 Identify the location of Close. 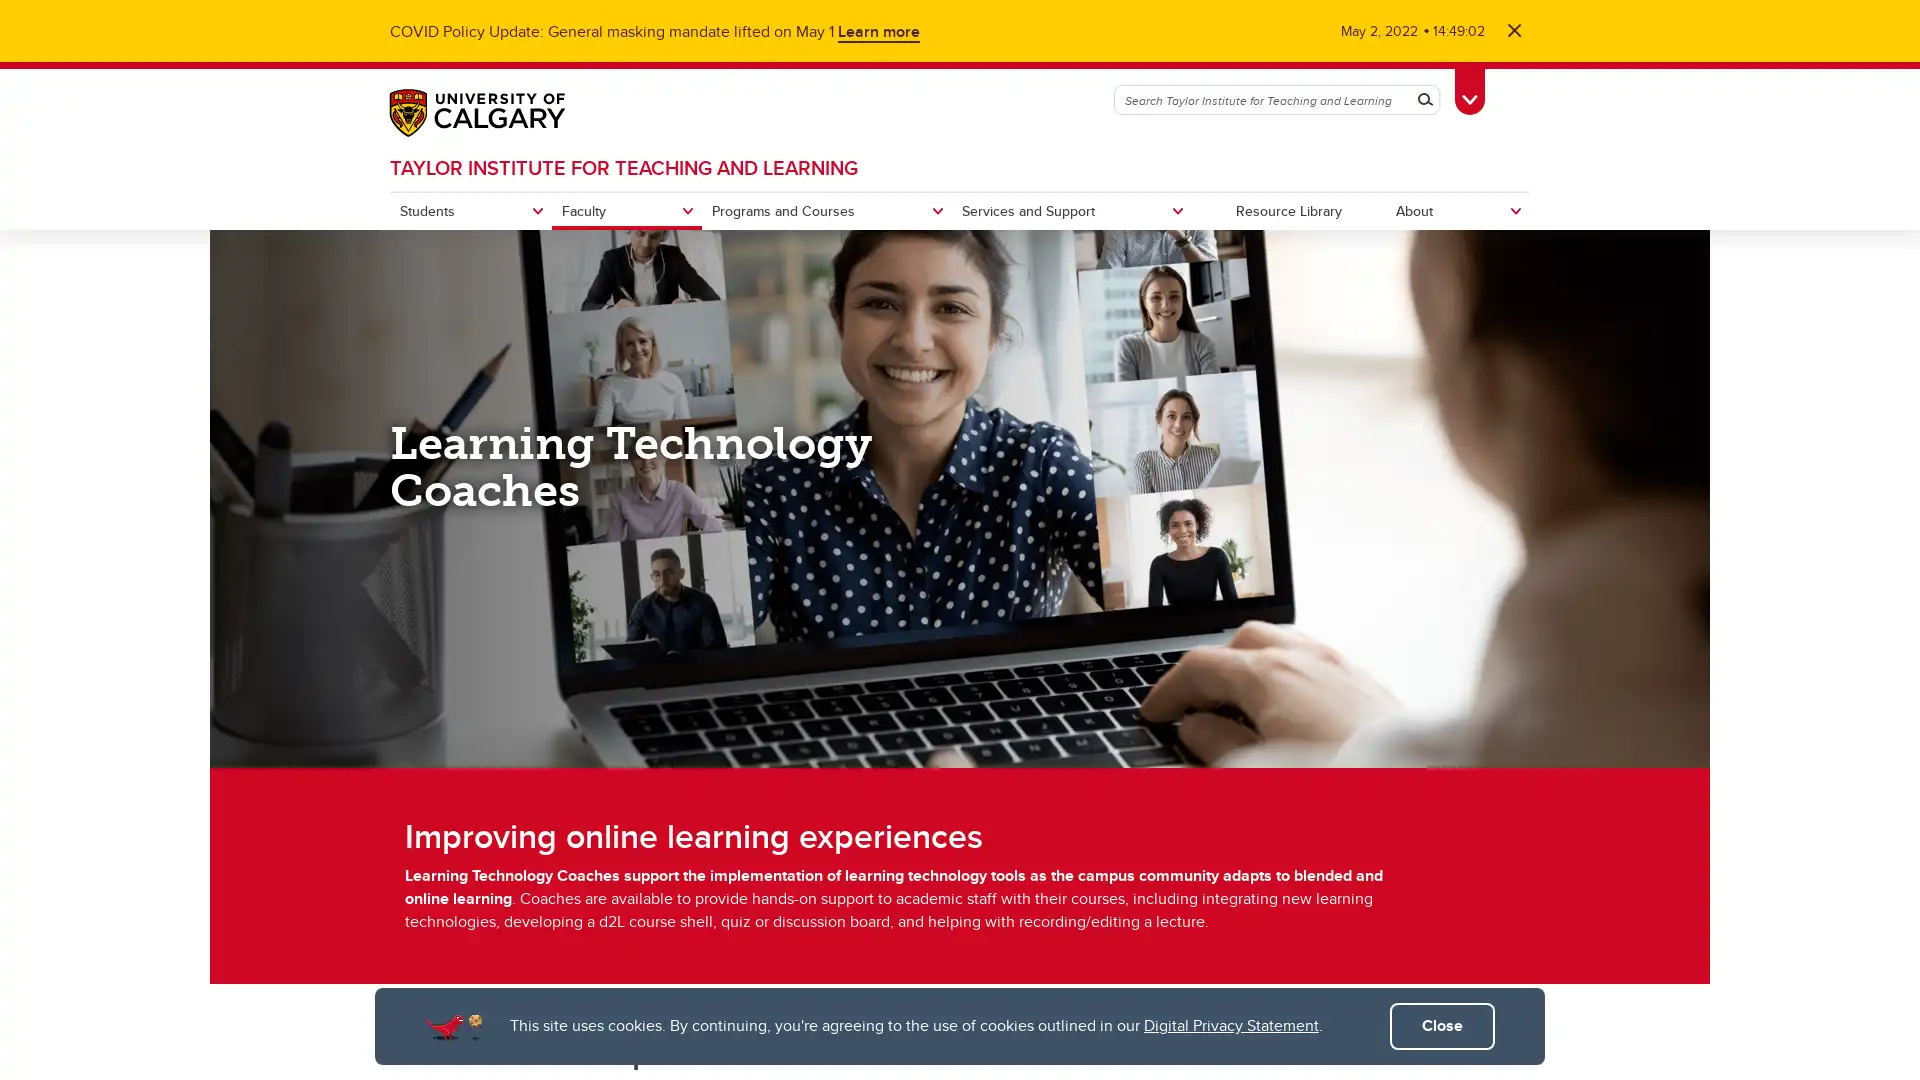
(1442, 1026).